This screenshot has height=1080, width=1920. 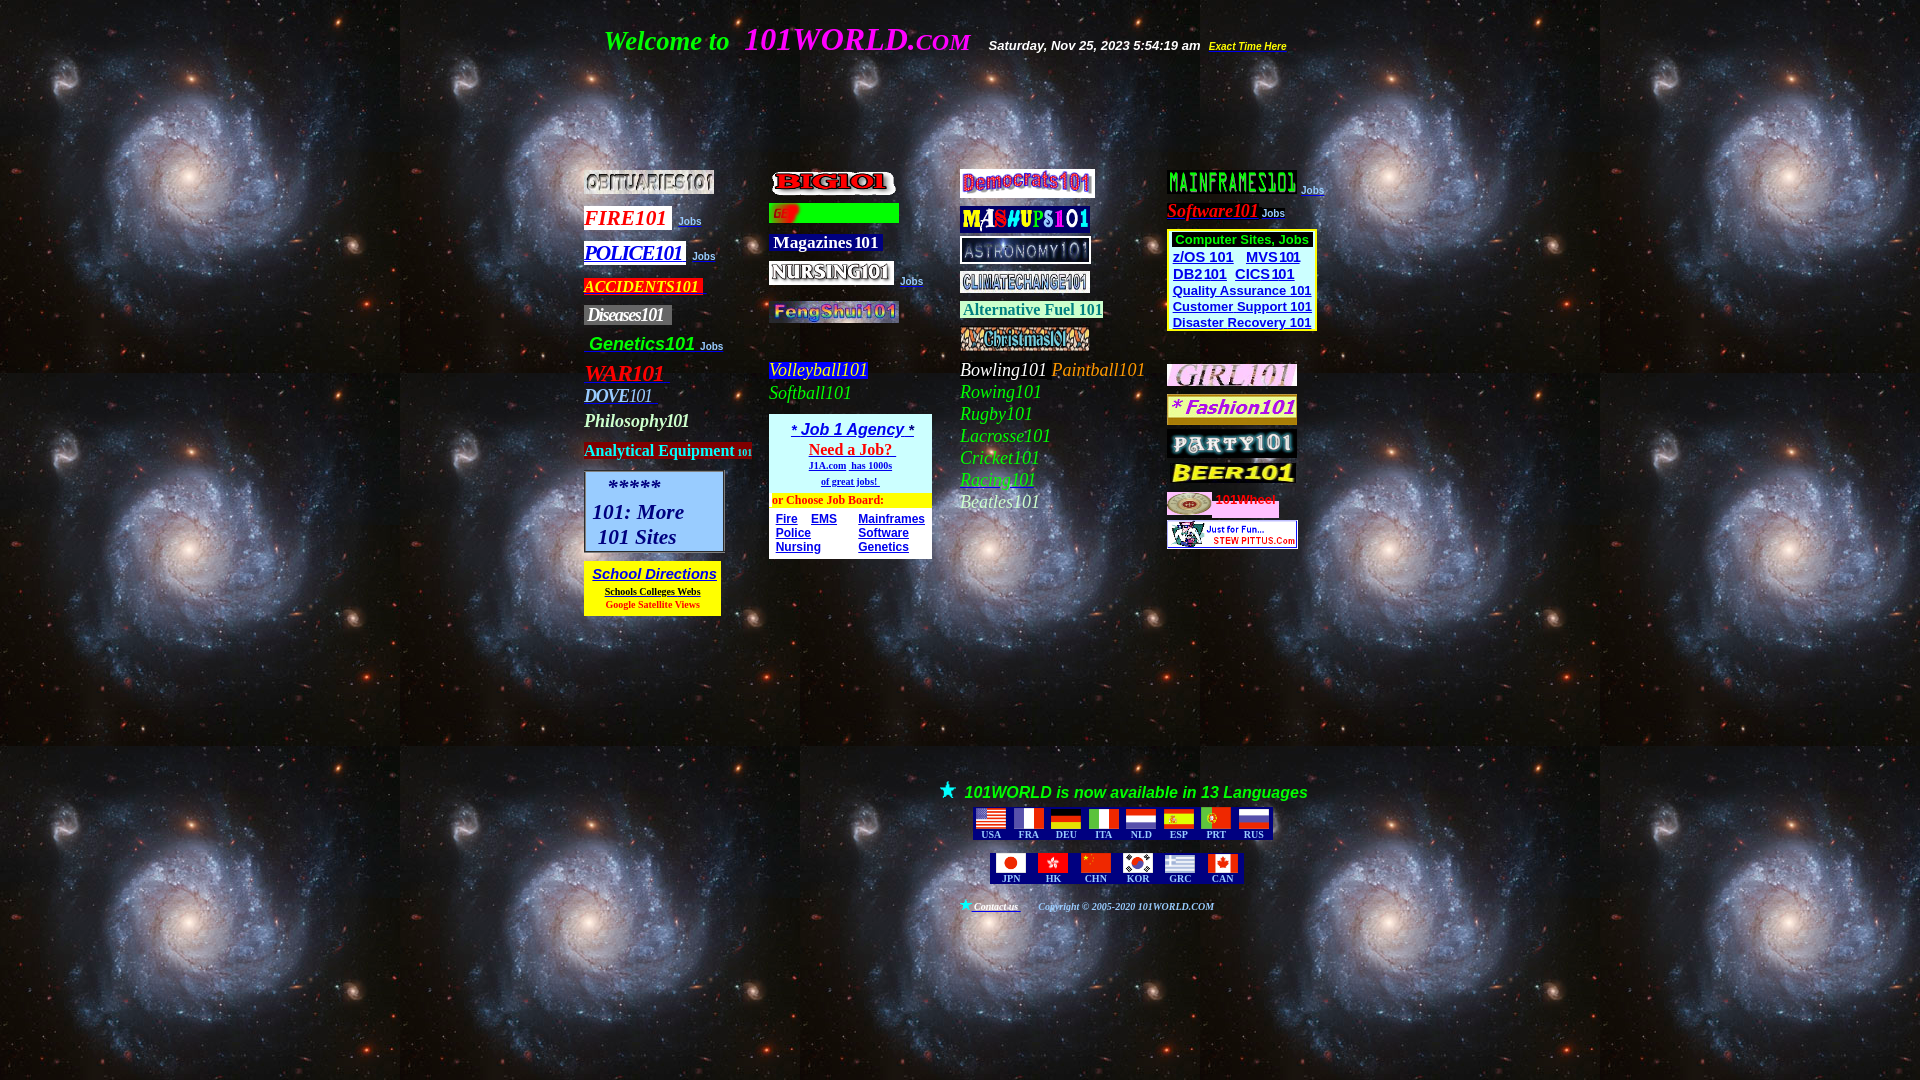 What do you see at coordinates (688, 588) in the screenshot?
I see `'Webs'` at bounding box center [688, 588].